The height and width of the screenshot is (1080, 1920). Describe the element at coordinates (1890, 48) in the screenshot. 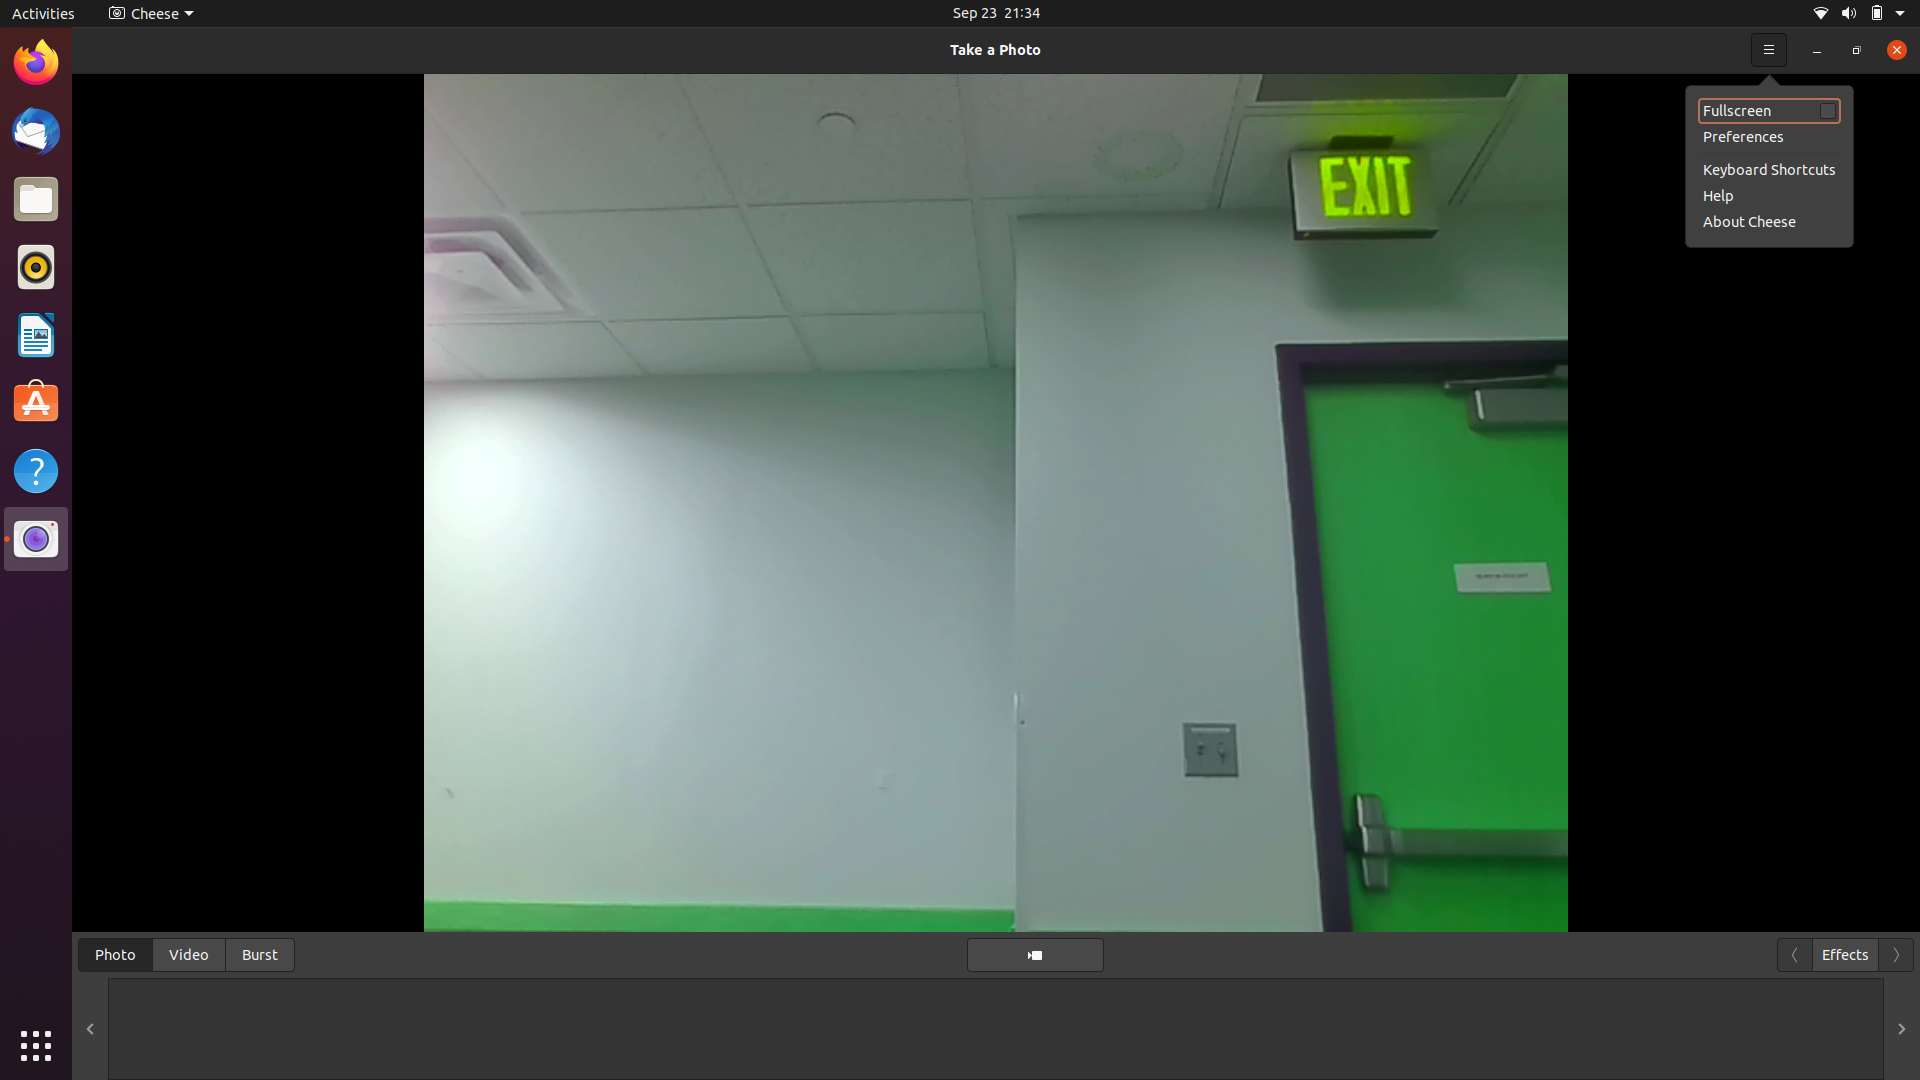

I see `Show About Cheese info using keys to navigate through drop-down` at that location.